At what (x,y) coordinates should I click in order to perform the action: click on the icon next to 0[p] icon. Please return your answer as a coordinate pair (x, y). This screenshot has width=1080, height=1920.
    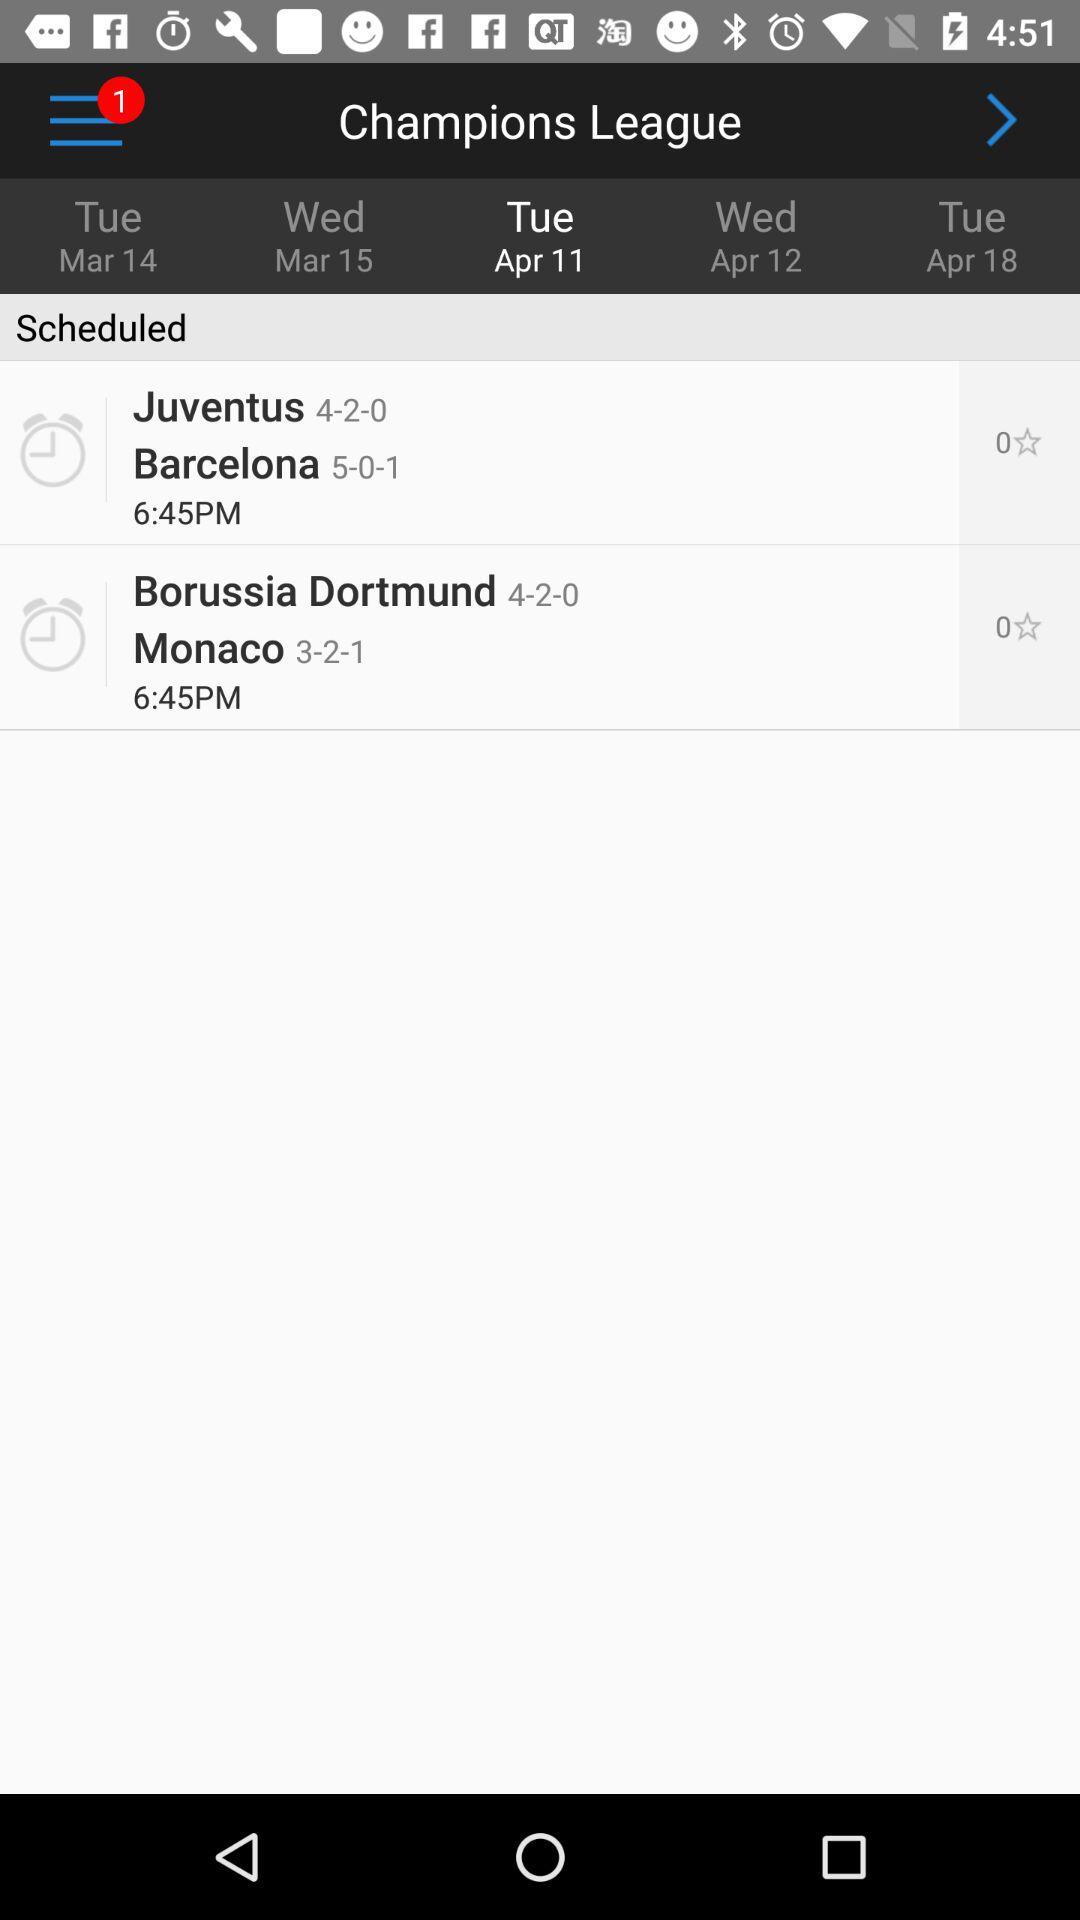
    Looking at the image, I should click on (266, 460).